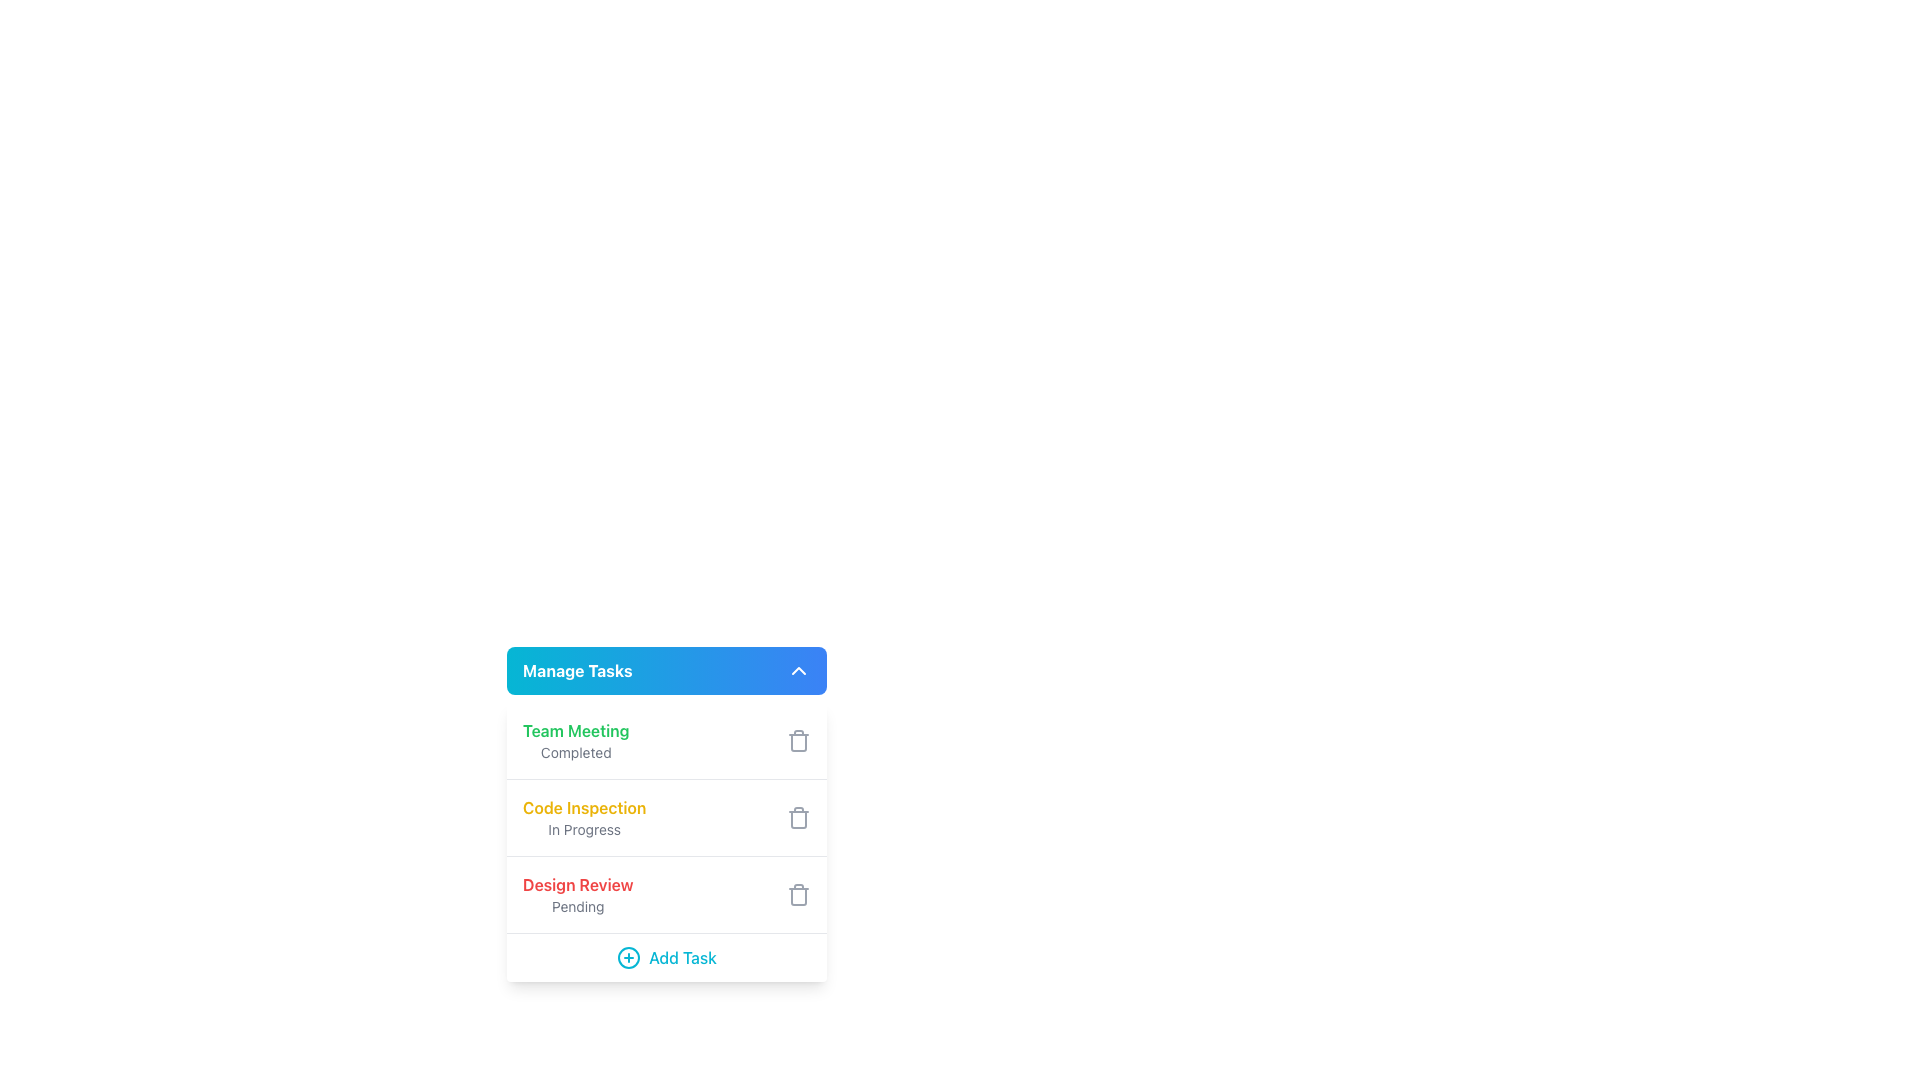 This screenshot has width=1920, height=1080. What do you see at coordinates (577, 883) in the screenshot?
I see `the bold red text label reading 'Design Review' in the task management panel, which is located in the third row above the 'Pending' entry` at bounding box center [577, 883].